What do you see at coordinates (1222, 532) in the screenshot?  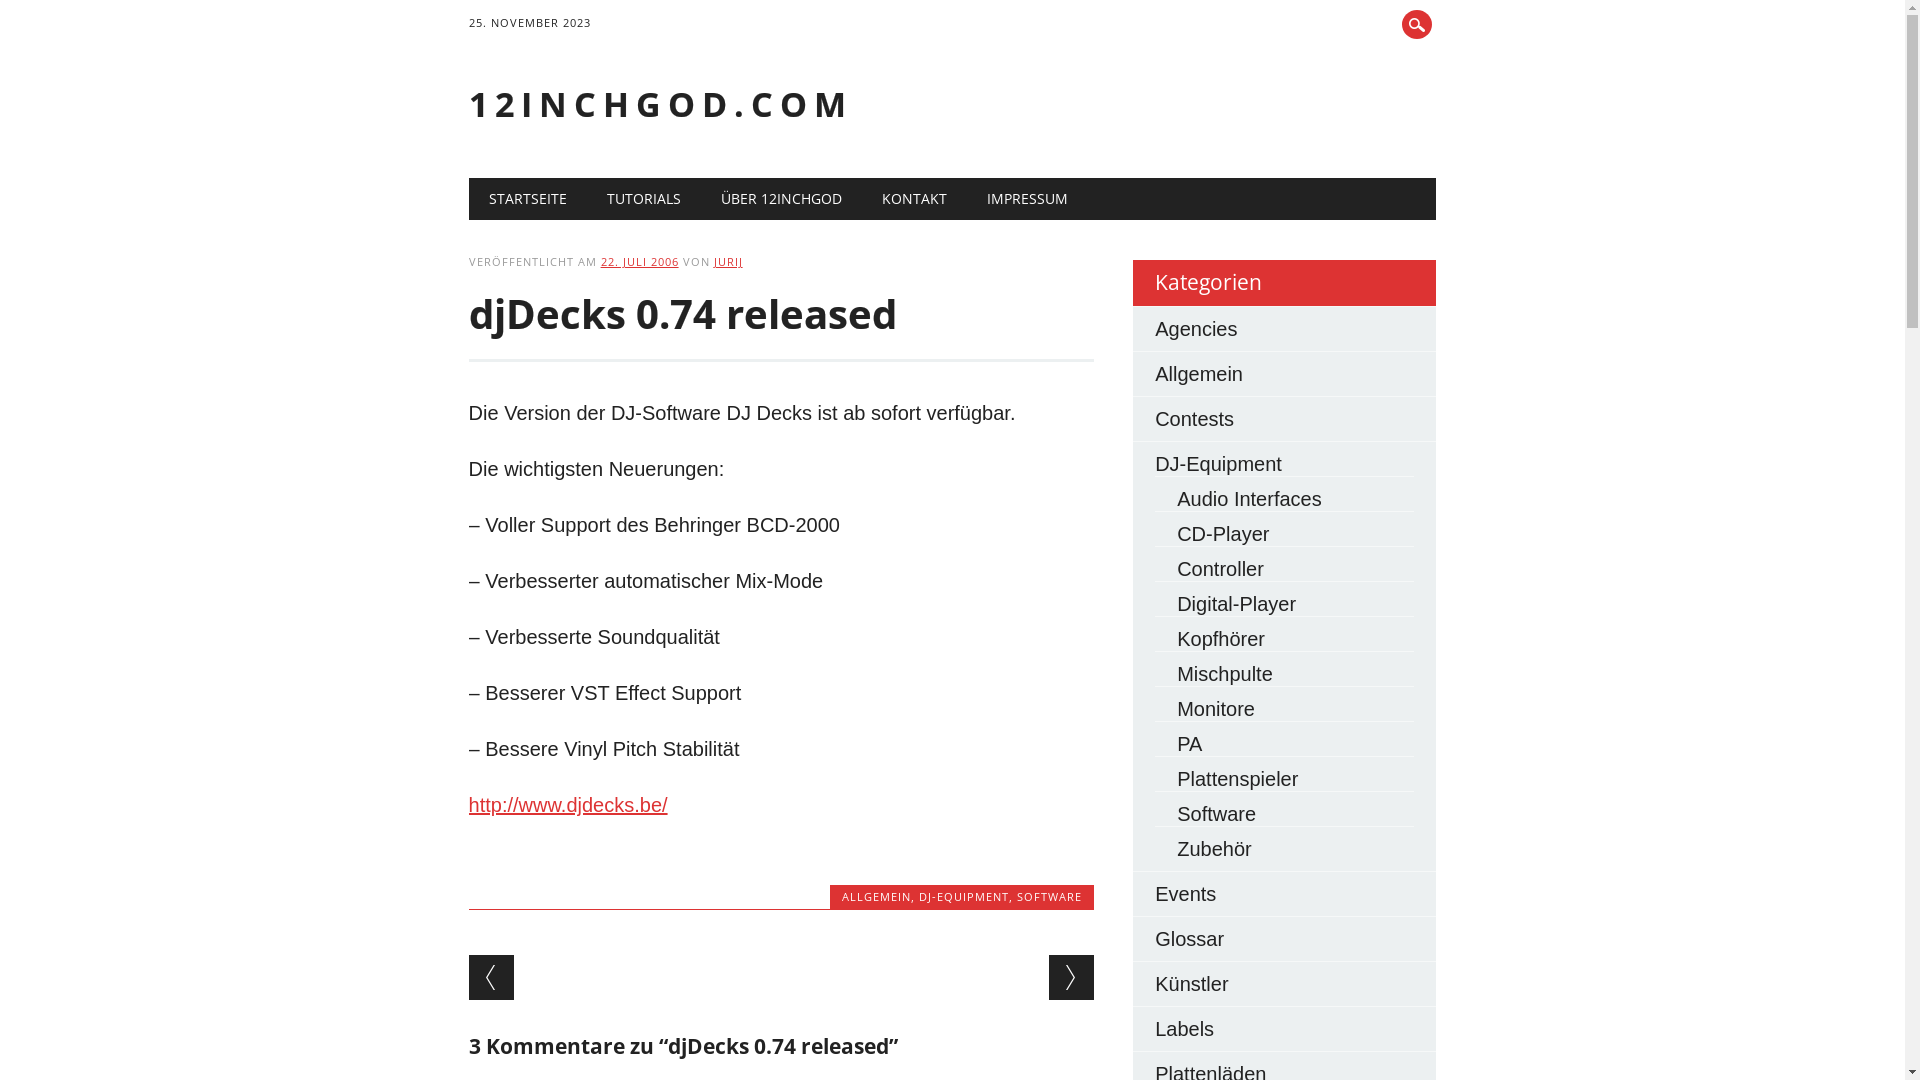 I see `'CD-Player'` at bounding box center [1222, 532].